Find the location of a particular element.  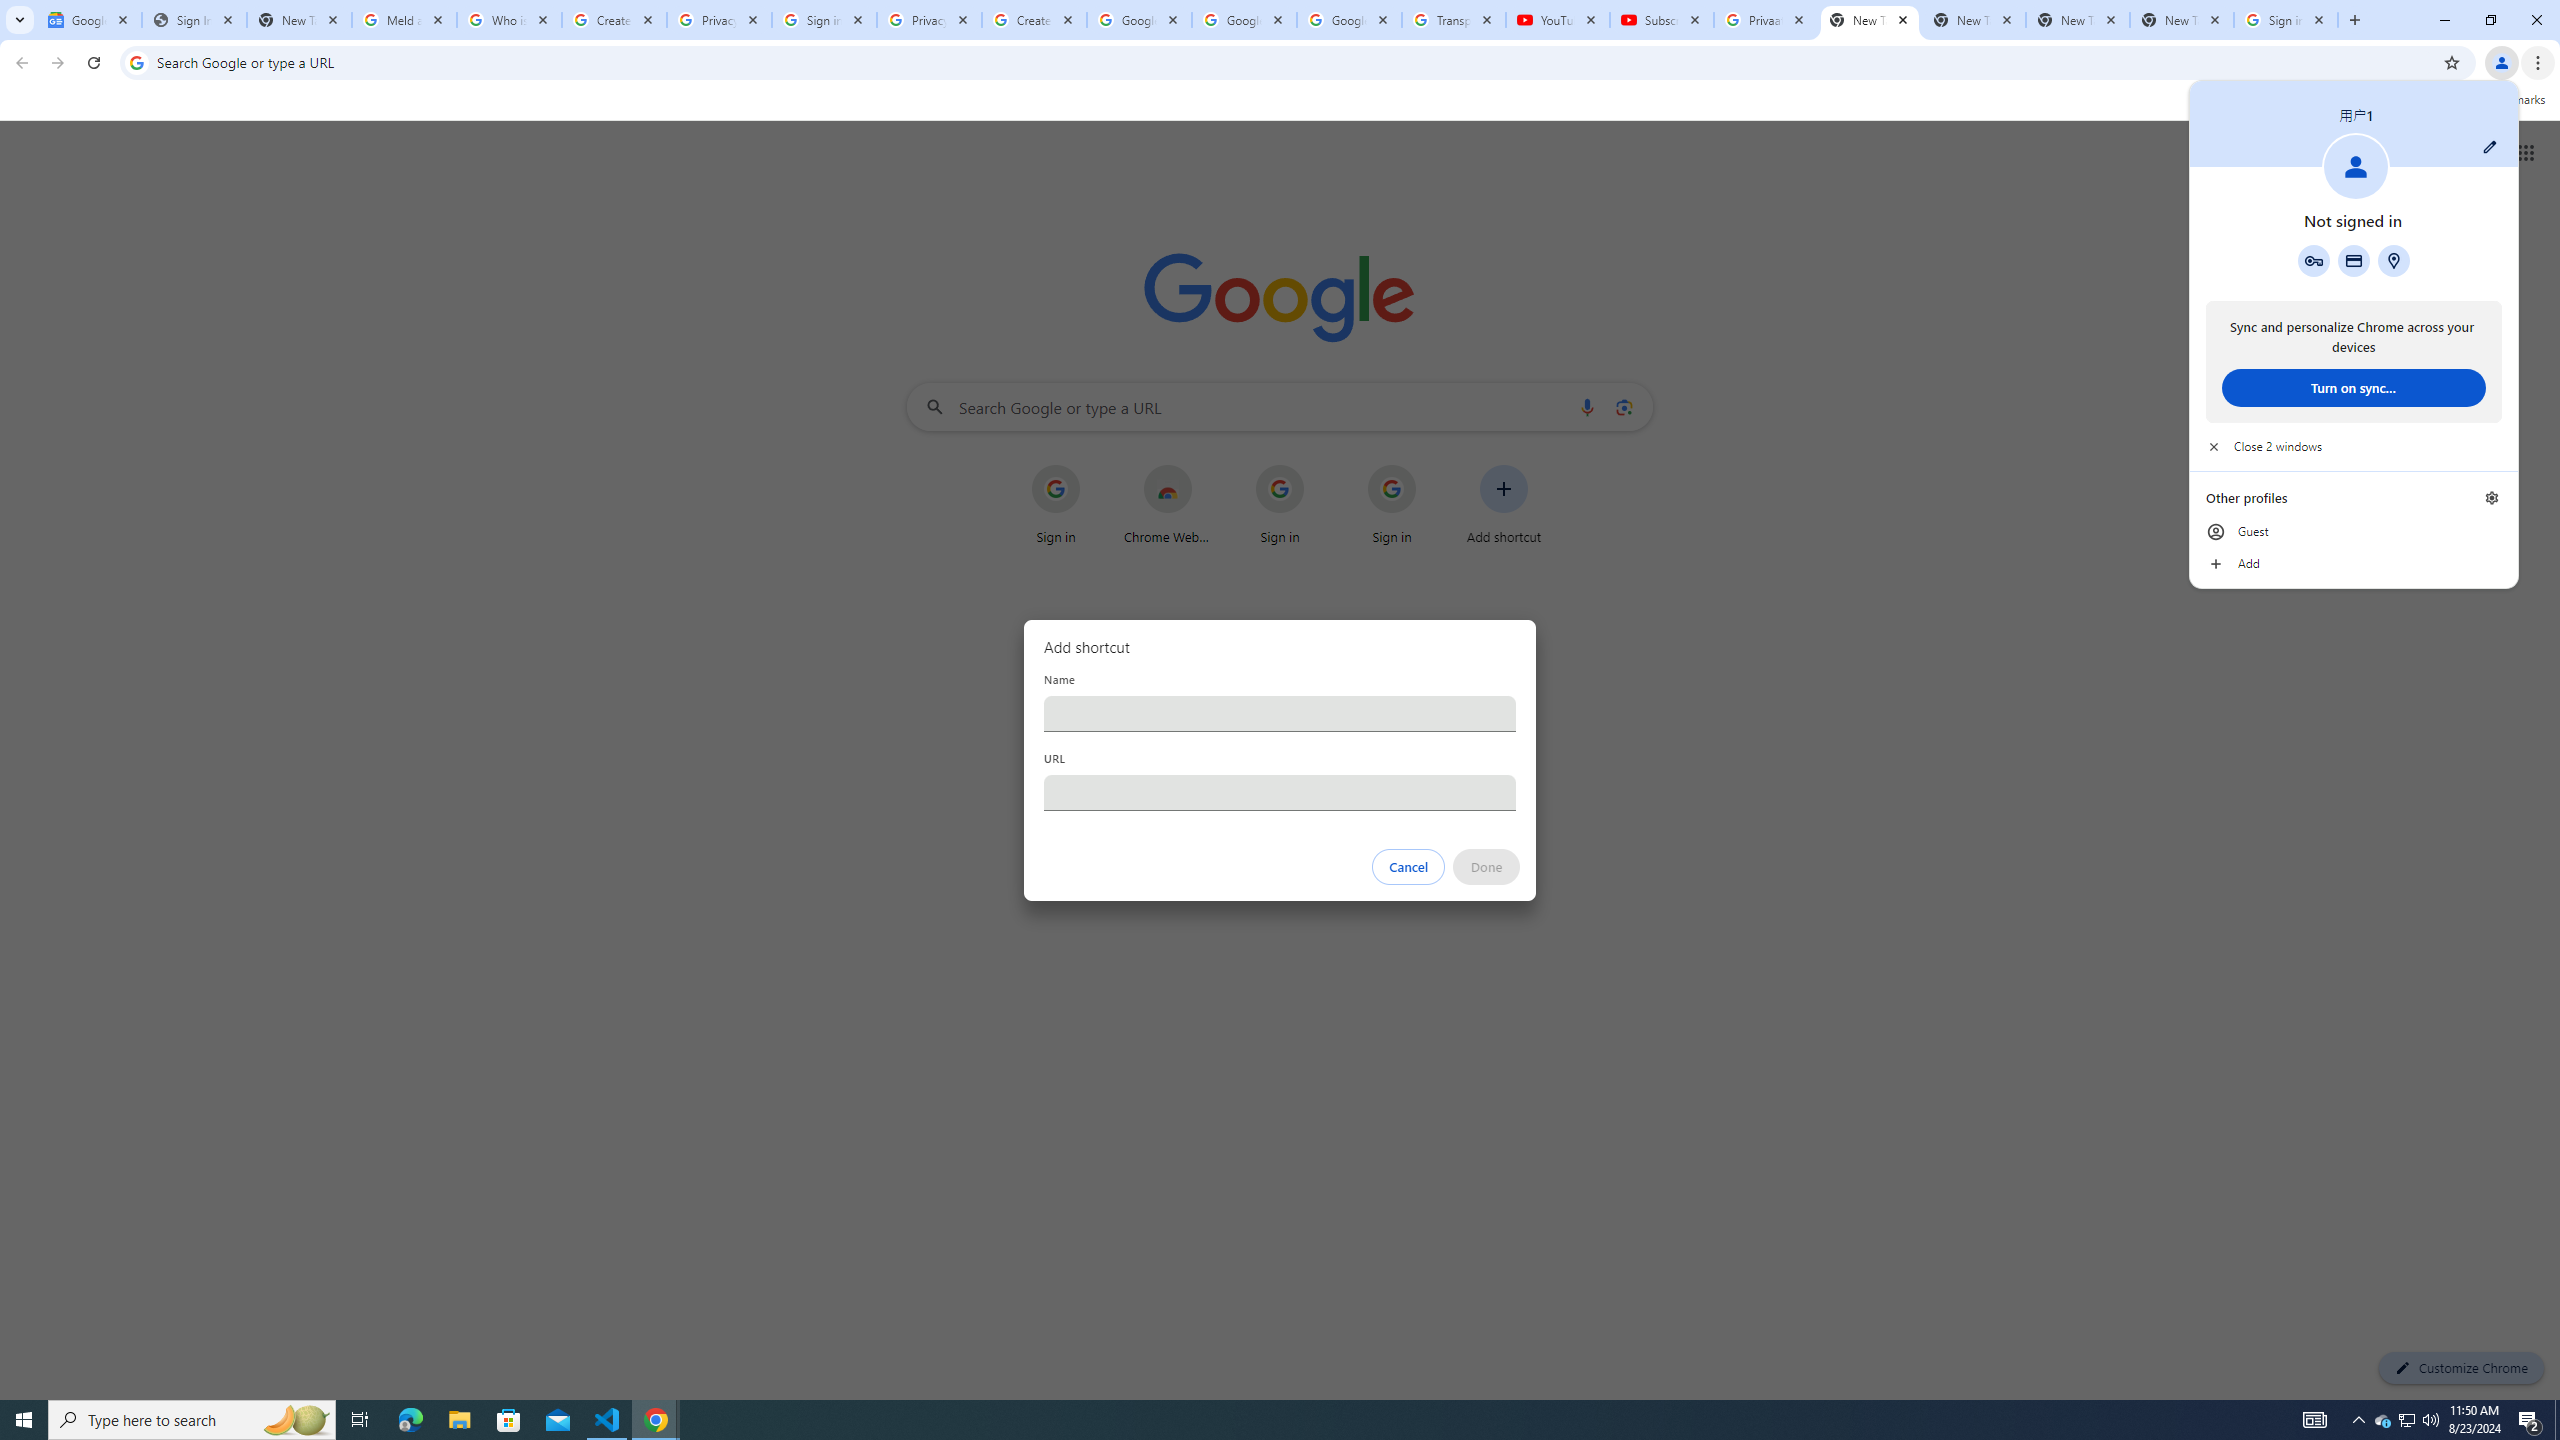

'Type here to search' is located at coordinates (191, 1418).